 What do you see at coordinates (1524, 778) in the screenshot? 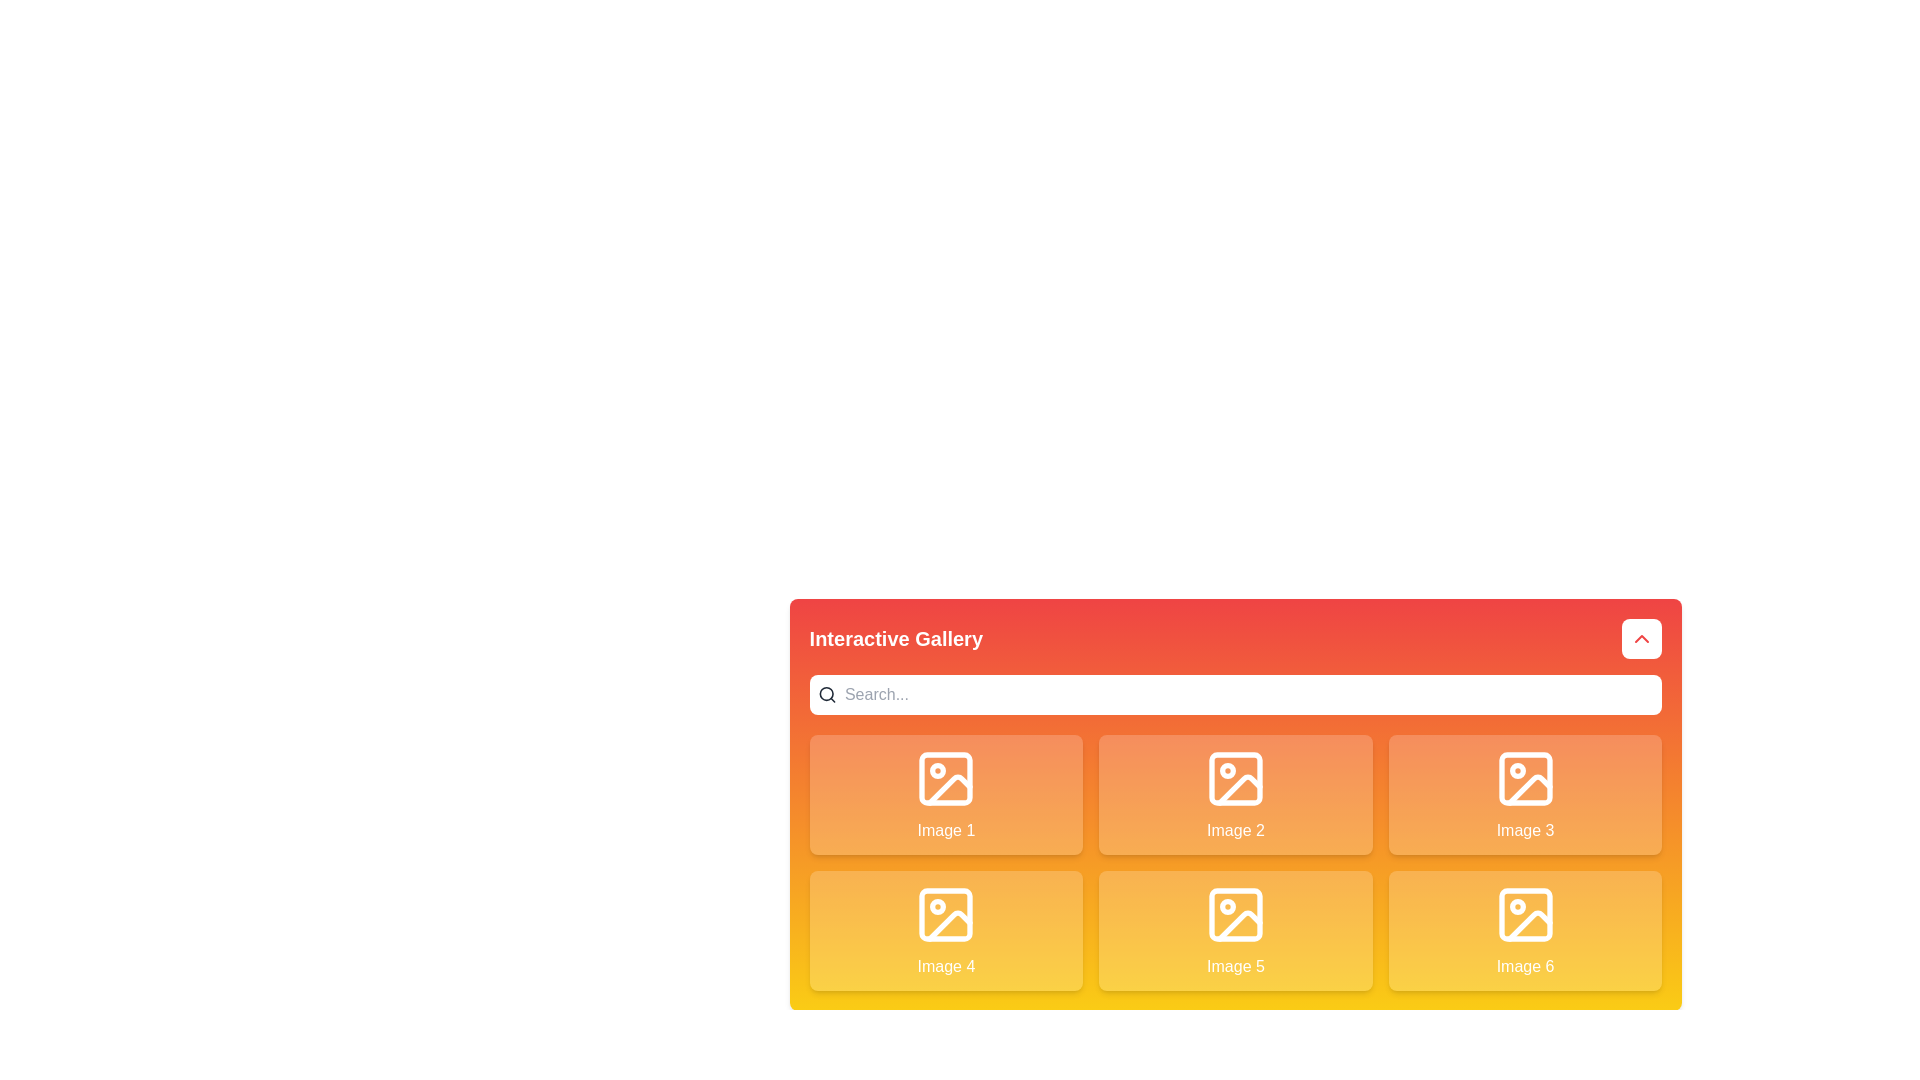
I see `the Vector graphic icon labeled 'Image 3' located in the second row, third column of the grid` at bounding box center [1524, 778].